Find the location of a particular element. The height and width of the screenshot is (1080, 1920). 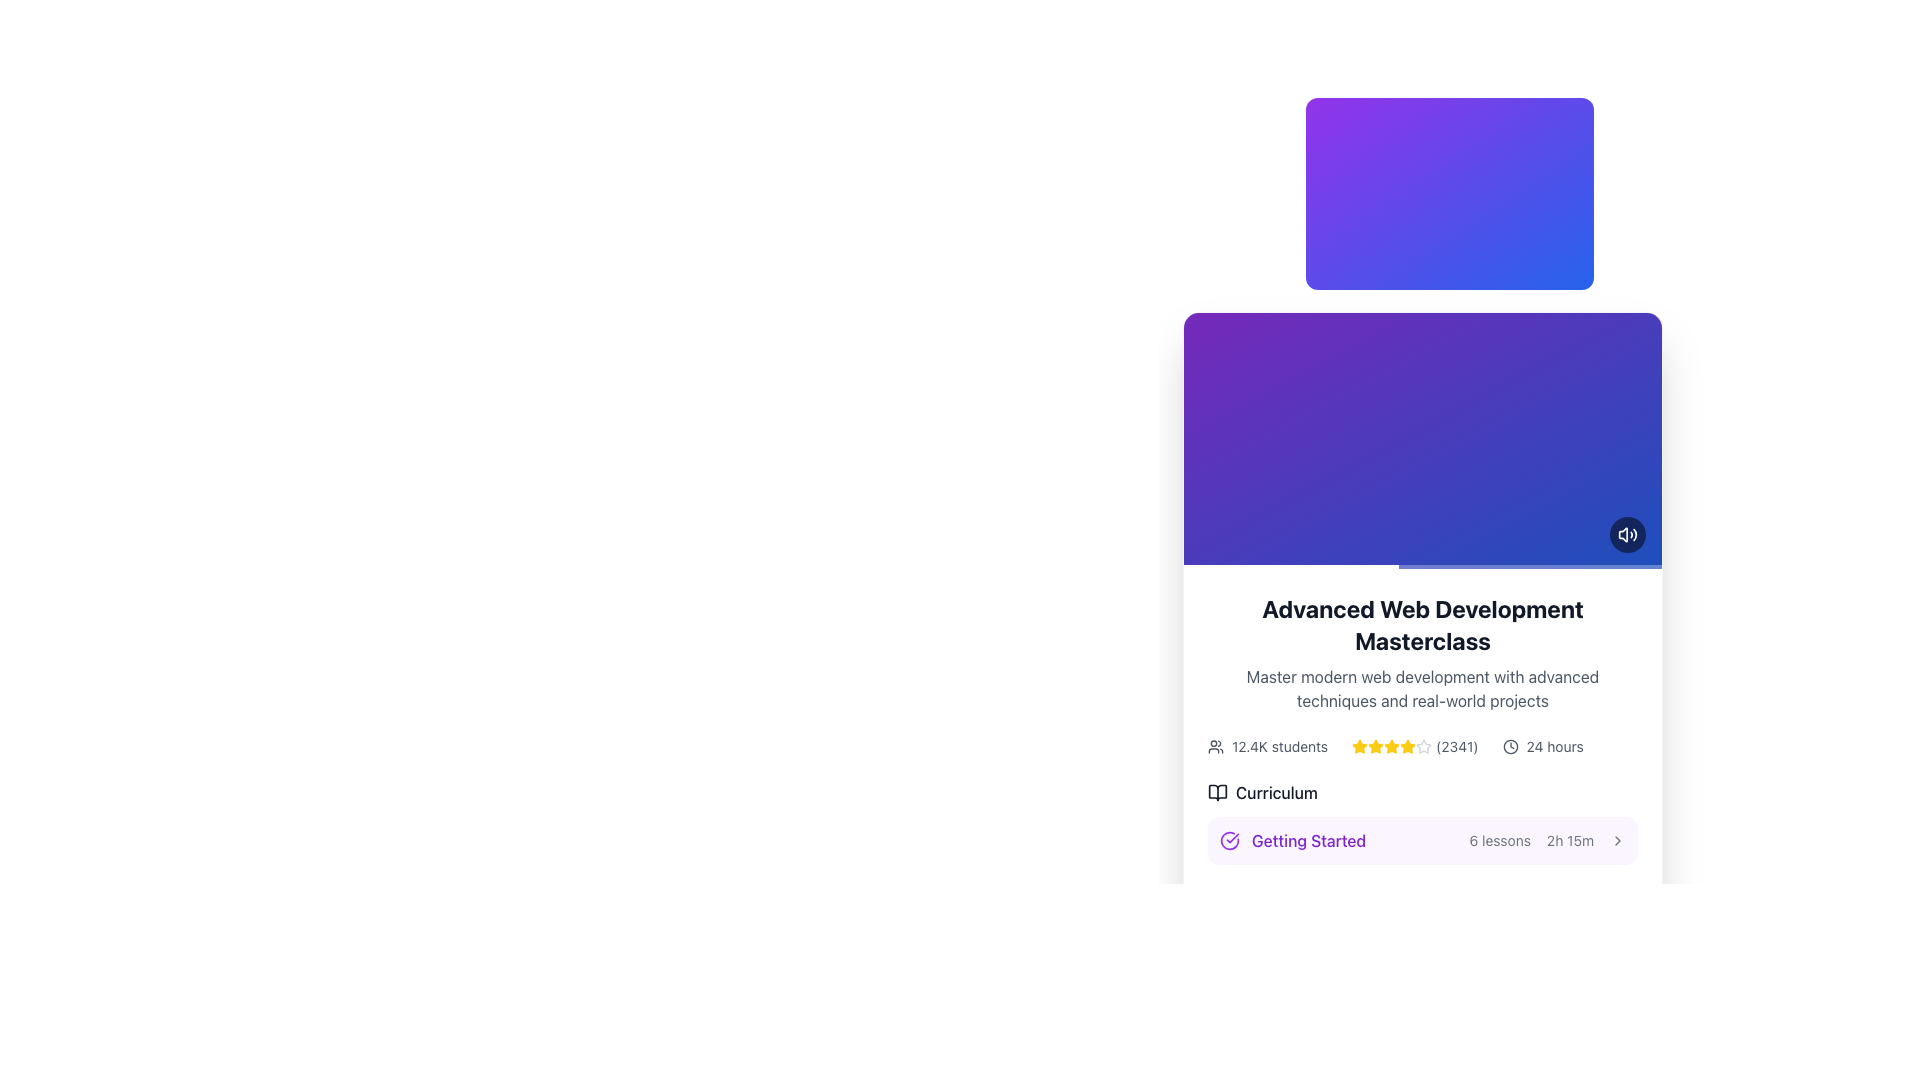

the sixth star icon in the rating component, which is styled with a yellow fill and outline, located below the course title 'Advanced Web Development Masterclass' is located at coordinates (1407, 747).